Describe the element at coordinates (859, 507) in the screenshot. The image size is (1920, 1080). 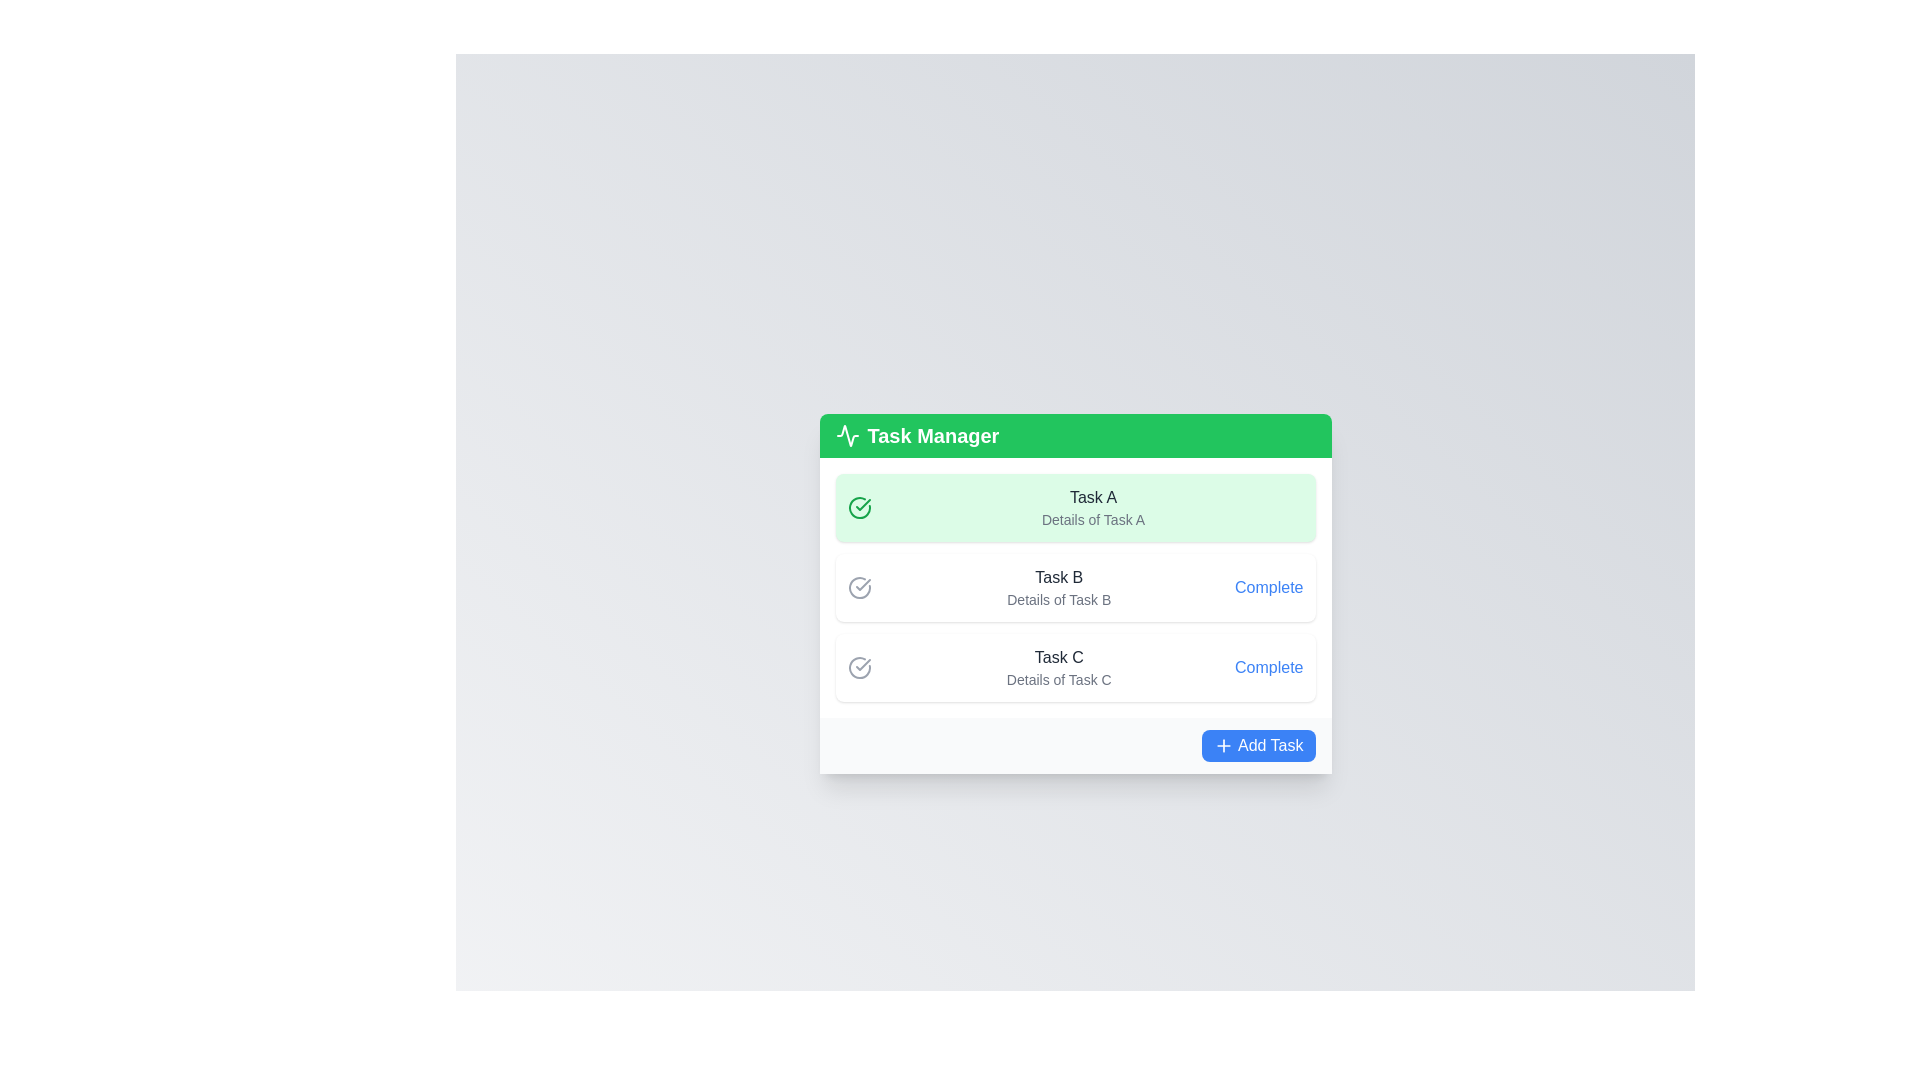
I see `the state of the circular icon with a green border and green checkmark, which indicates a completed task, located to the left of the text 'Task A'` at that location.